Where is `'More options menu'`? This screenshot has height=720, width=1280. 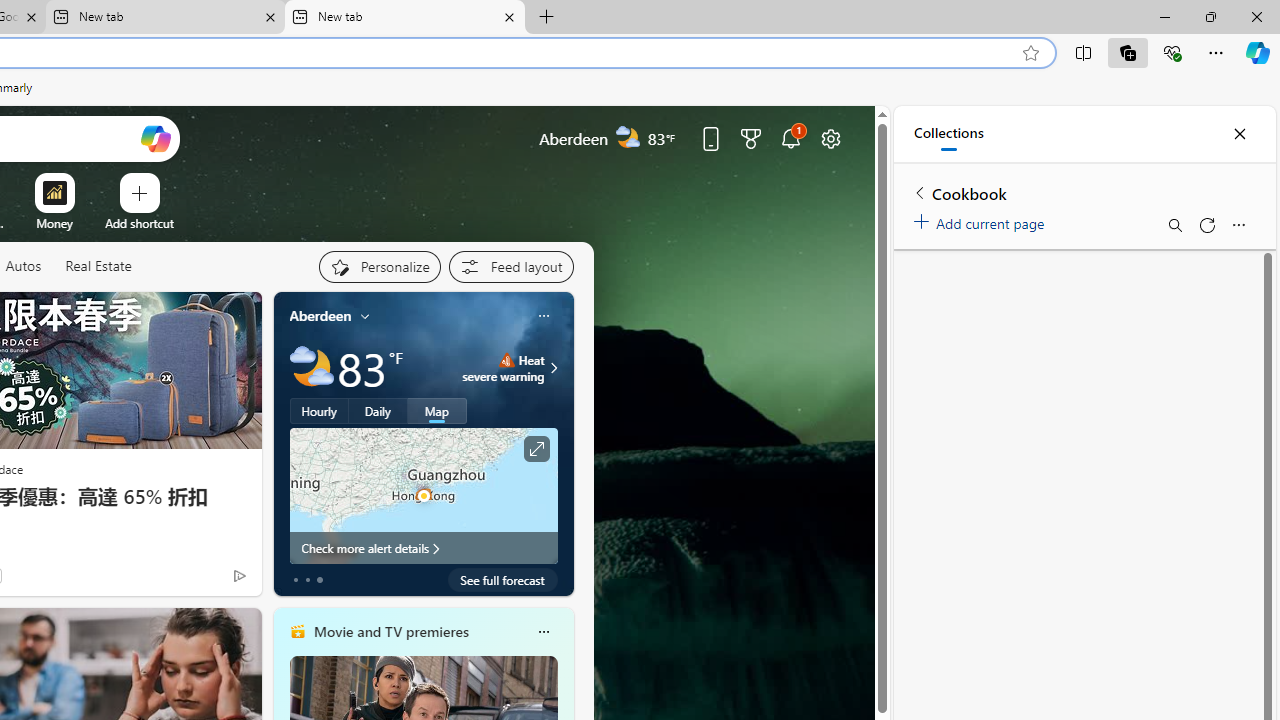 'More options menu' is located at coordinates (1237, 225).